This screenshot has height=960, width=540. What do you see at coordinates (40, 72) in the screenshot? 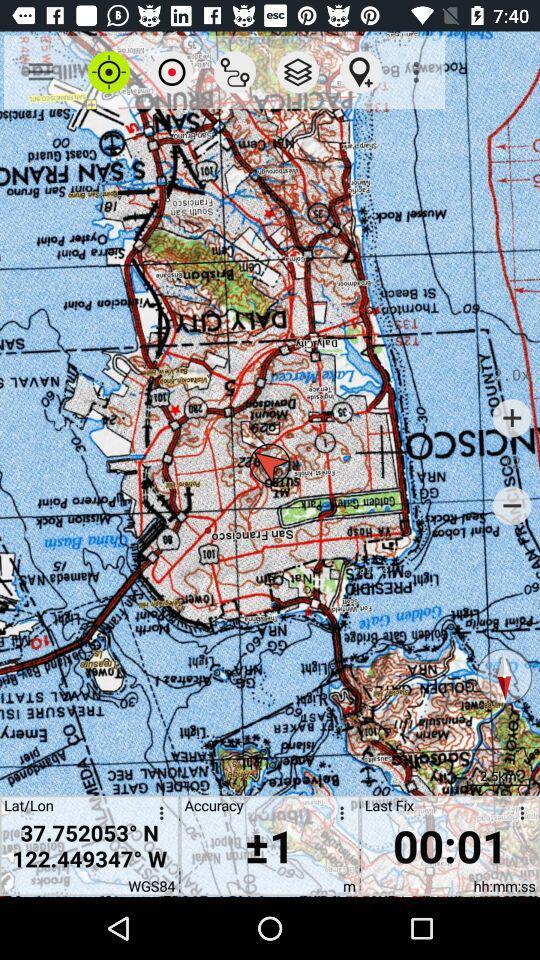
I see `the item above the lat/lon app` at bounding box center [40, 72].